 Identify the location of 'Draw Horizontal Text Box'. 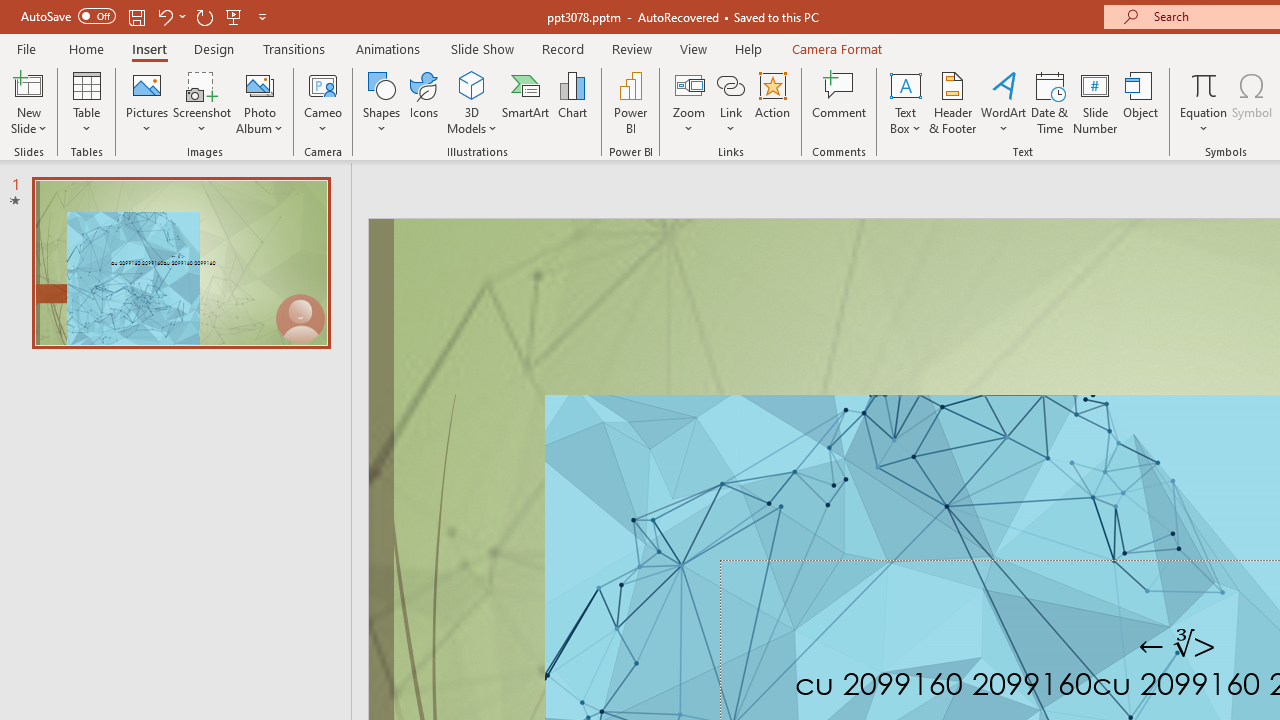
(904, 84).